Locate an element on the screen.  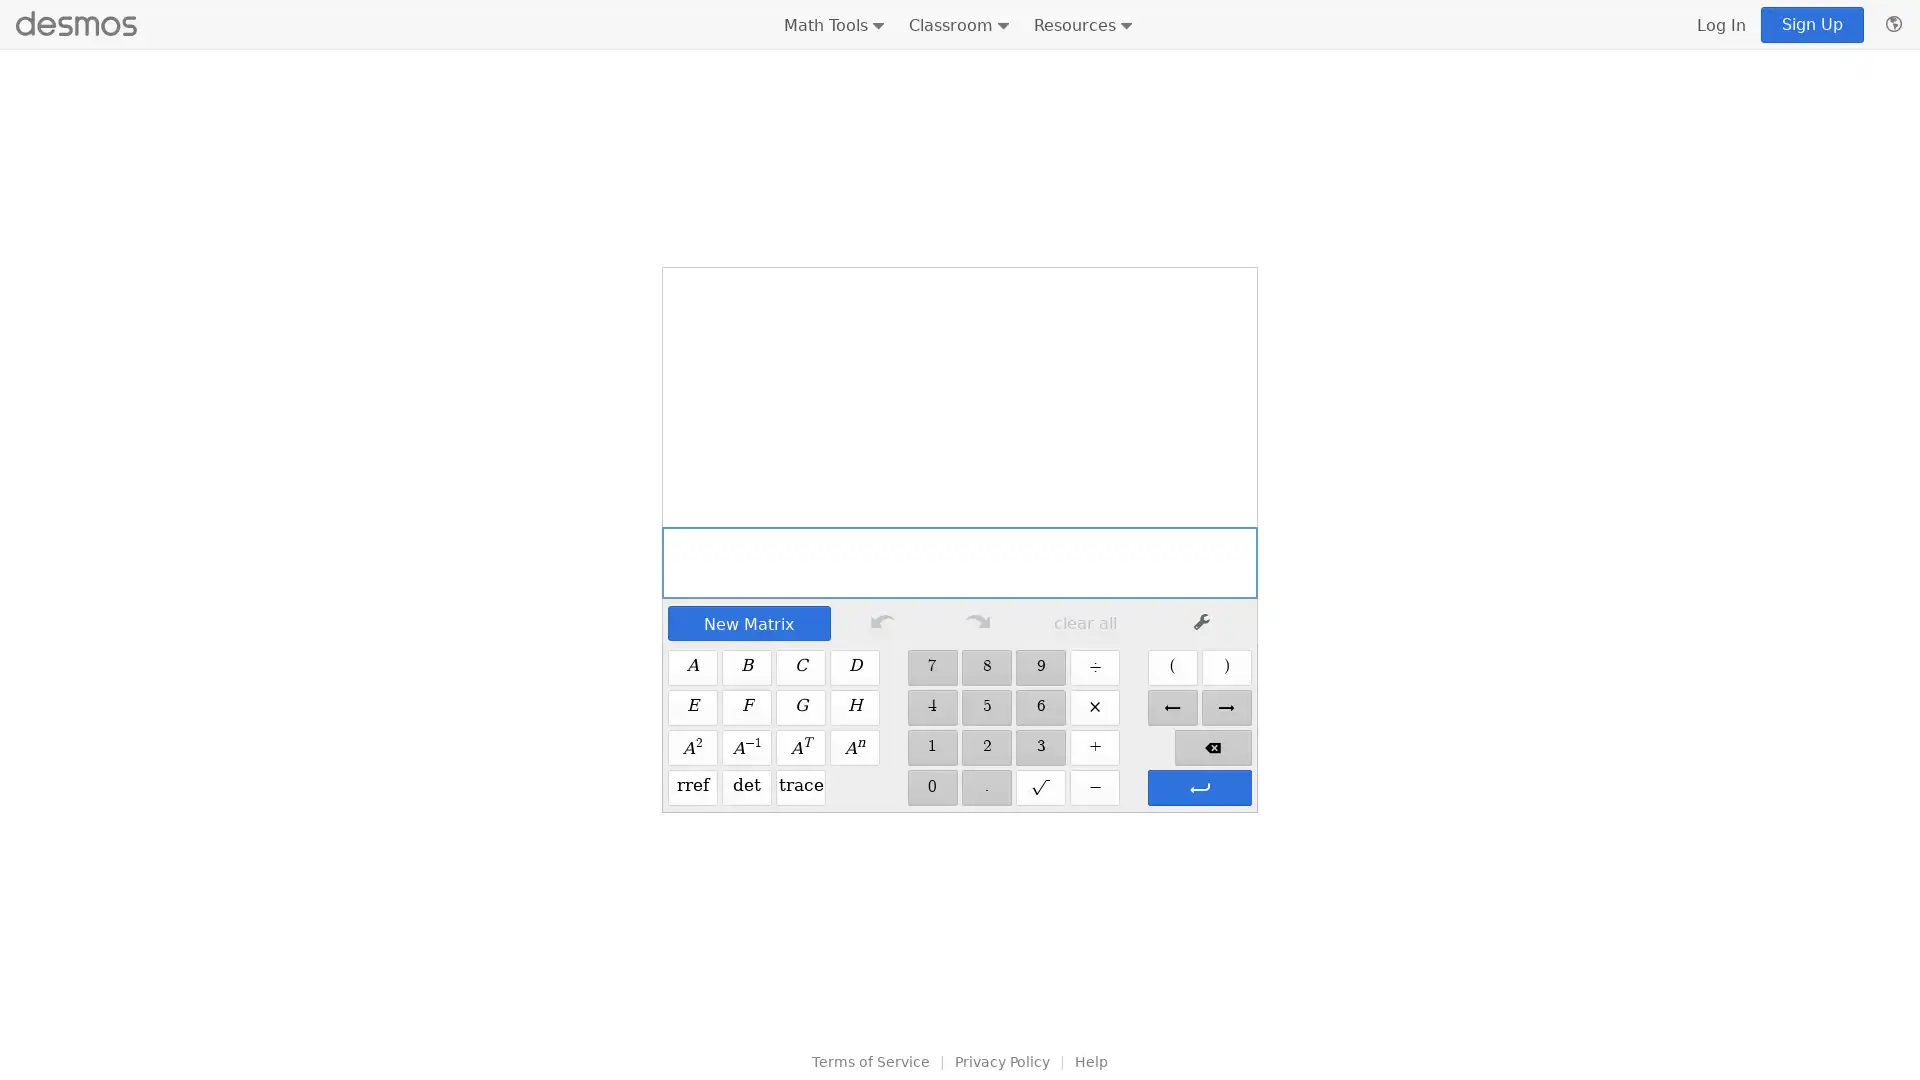
Exponent is located at coordinates (854, 748).